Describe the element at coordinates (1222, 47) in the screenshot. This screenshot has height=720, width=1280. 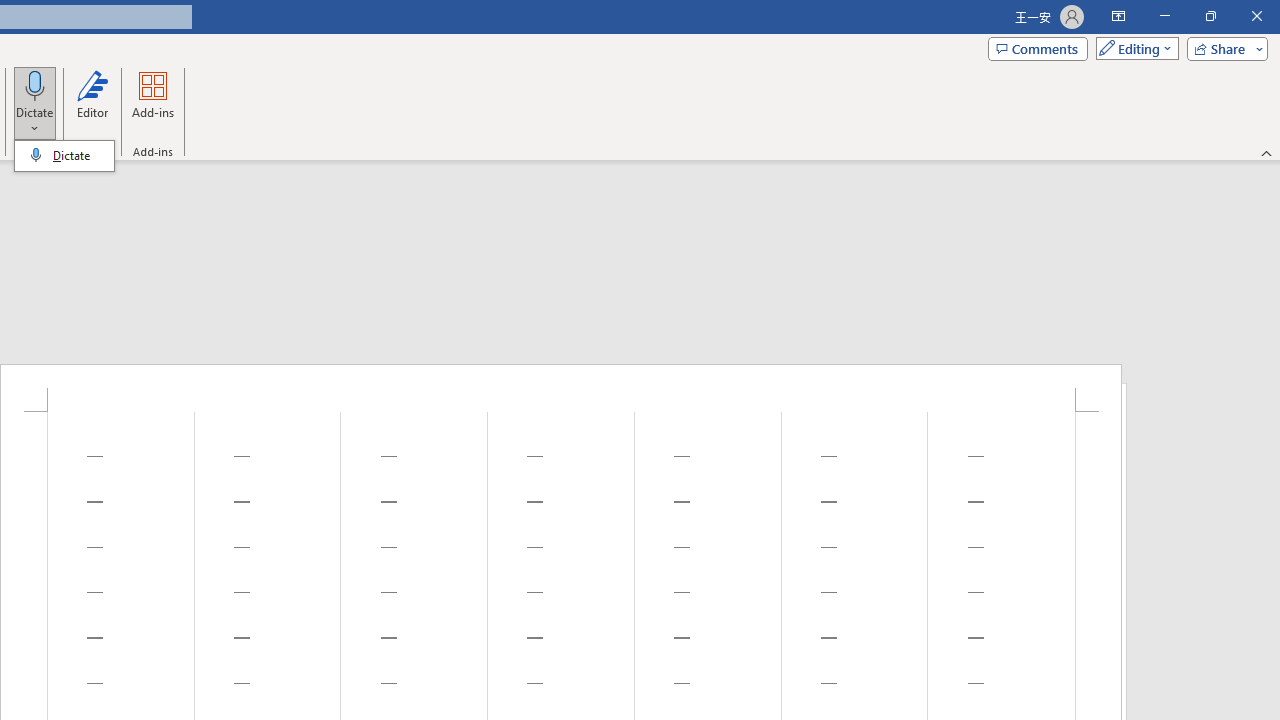
I see `'Share'` at that location.